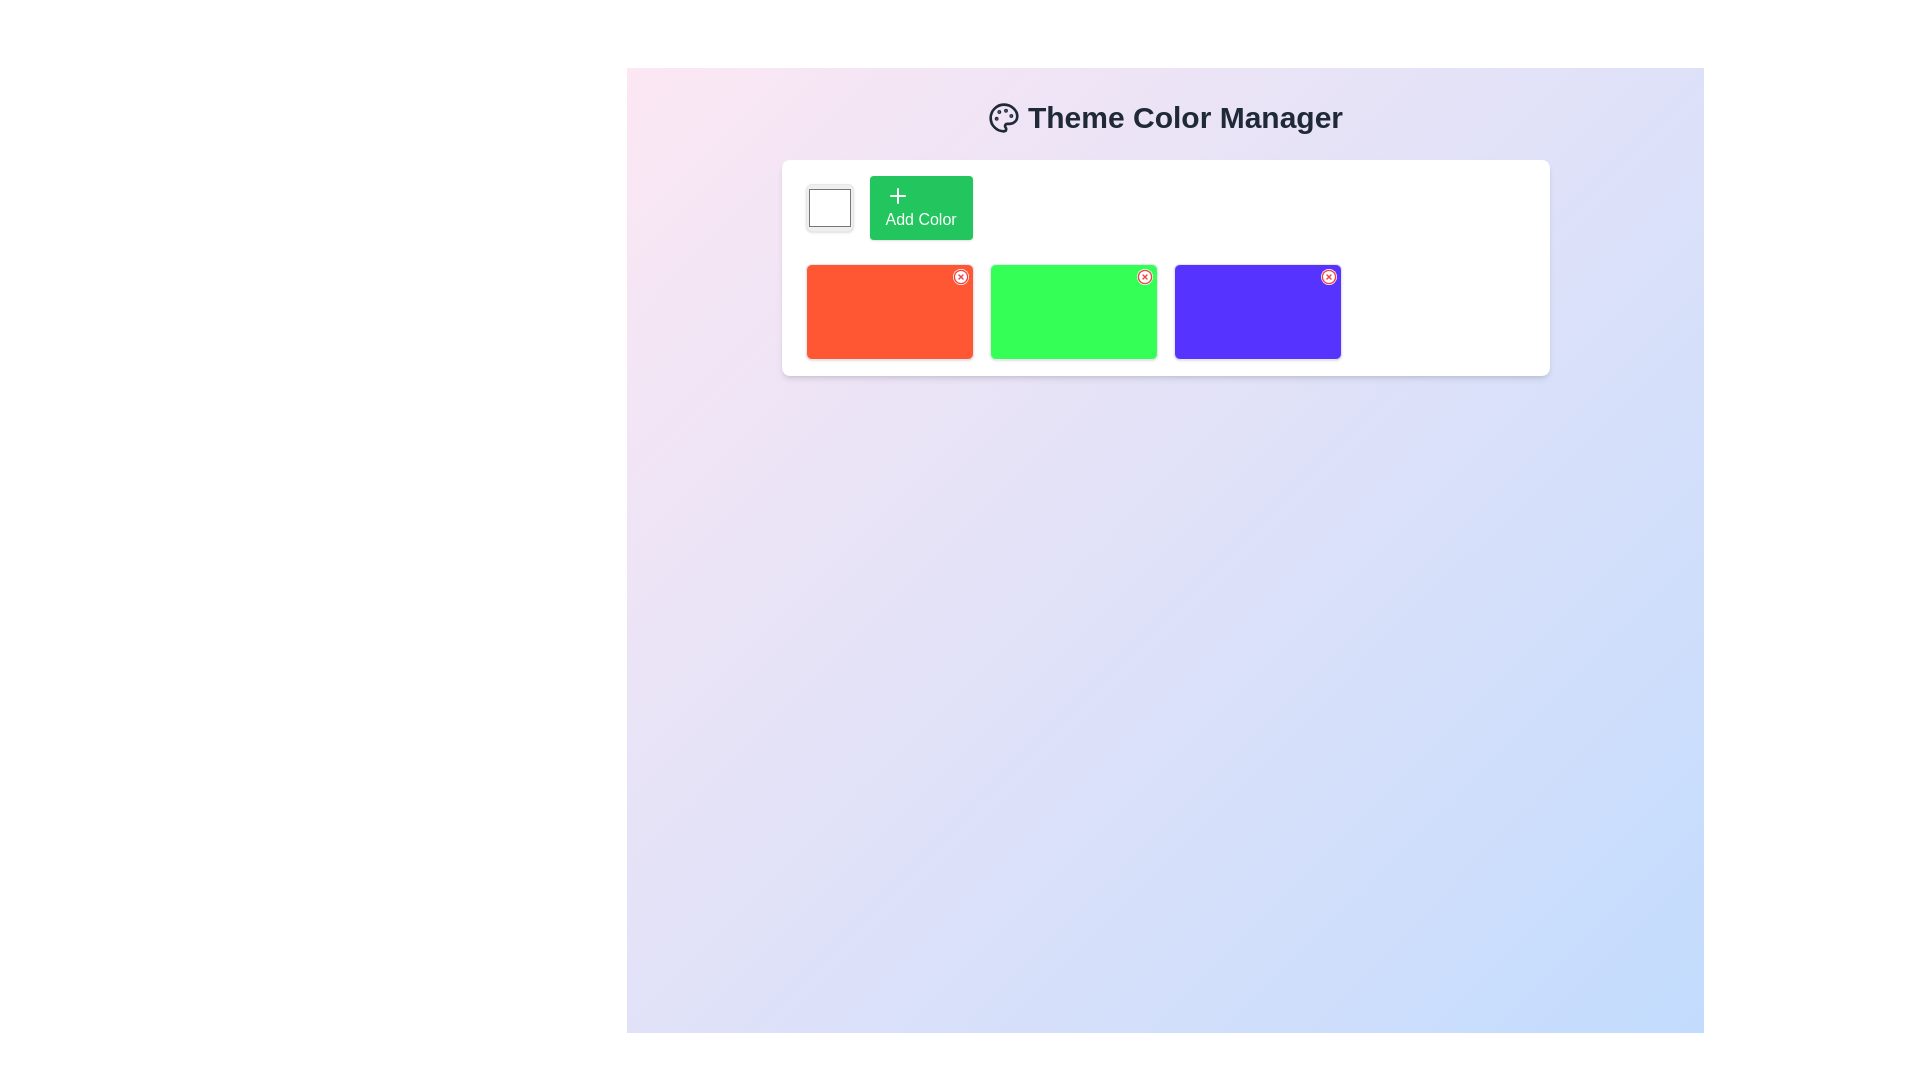 The width and height of the screenshot is (1920, 1080). What do you see at coordinates (896, 196) in the screenshot?
I see `the plus icon with a green background inside the 'Add Color' button` at bounding box center [896, 196].